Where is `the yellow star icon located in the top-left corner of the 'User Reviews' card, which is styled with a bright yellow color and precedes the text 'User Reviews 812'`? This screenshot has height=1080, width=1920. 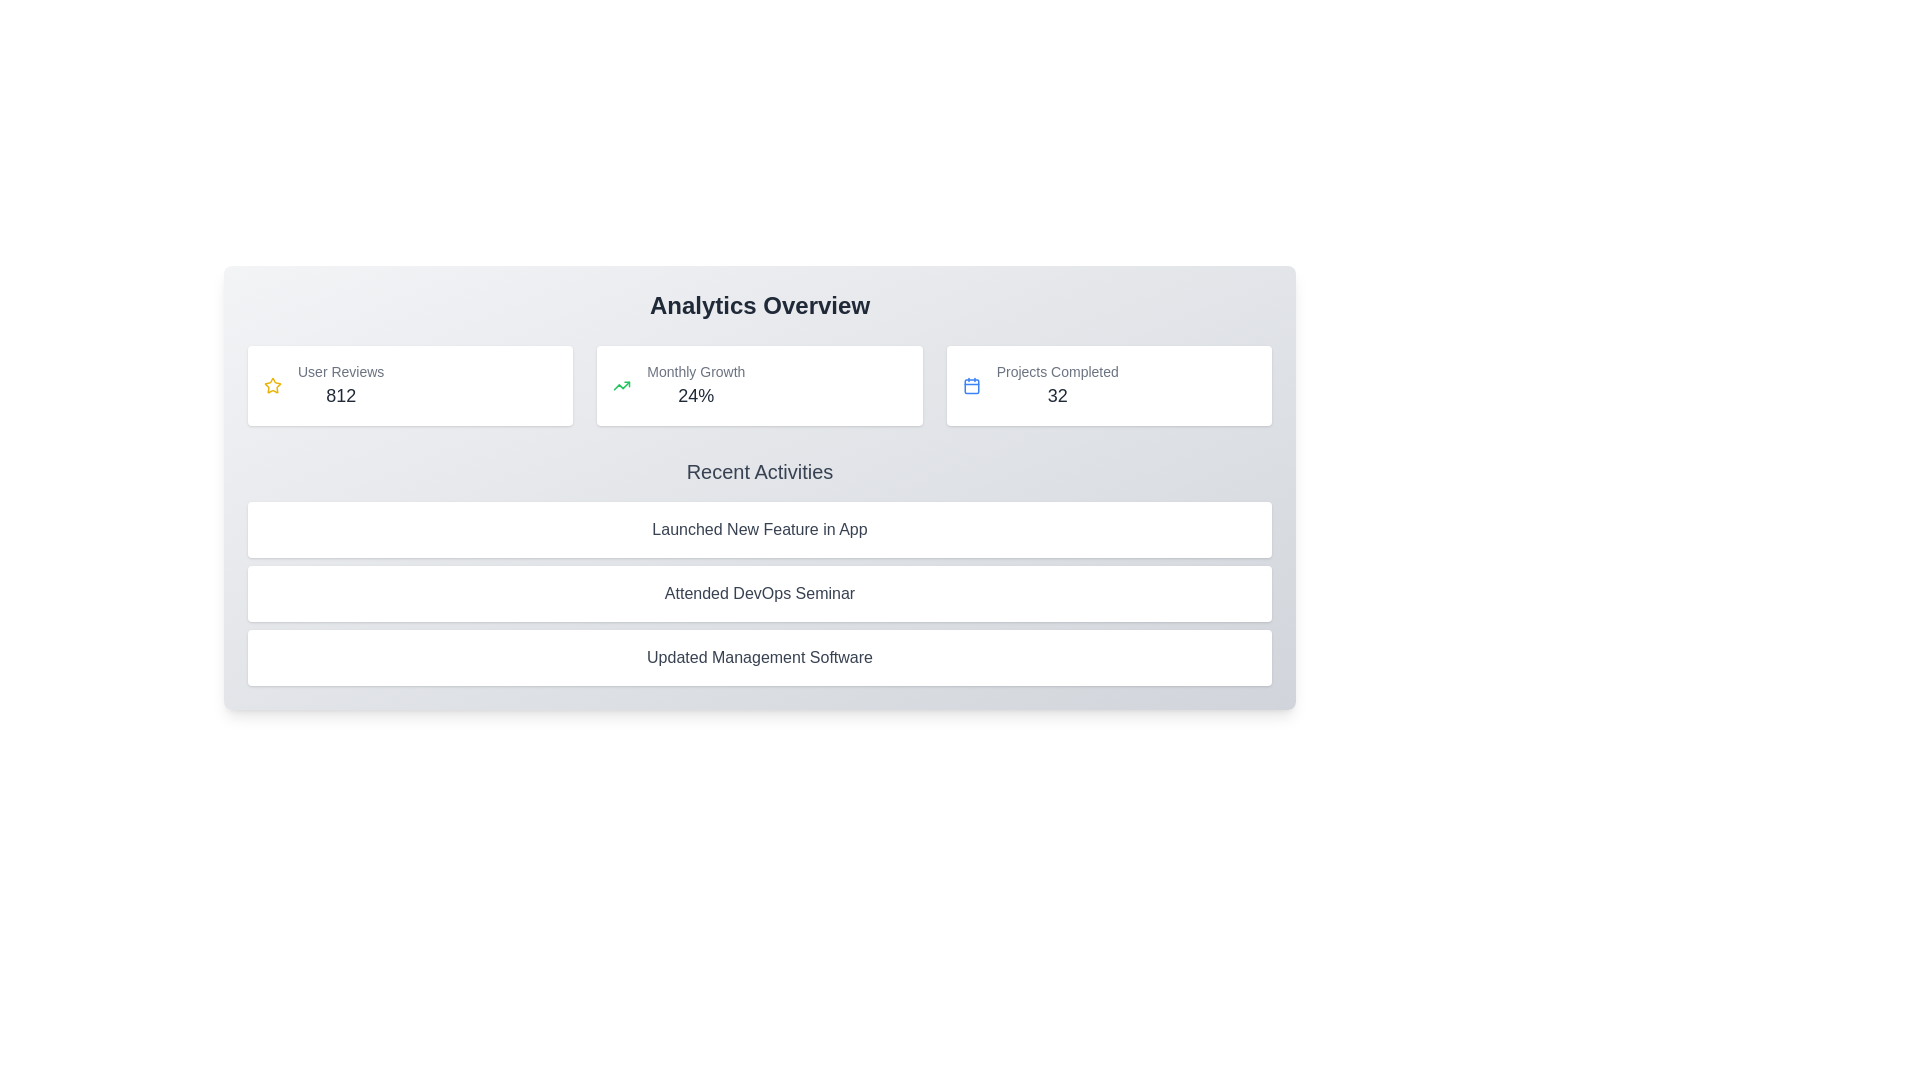 the yellow star icon located in the top-left corner of the 'User Reviews' card, which is styled with a bright yellow color and precedes the text 'User Reviews 812' is located at coordinates (272, 385).